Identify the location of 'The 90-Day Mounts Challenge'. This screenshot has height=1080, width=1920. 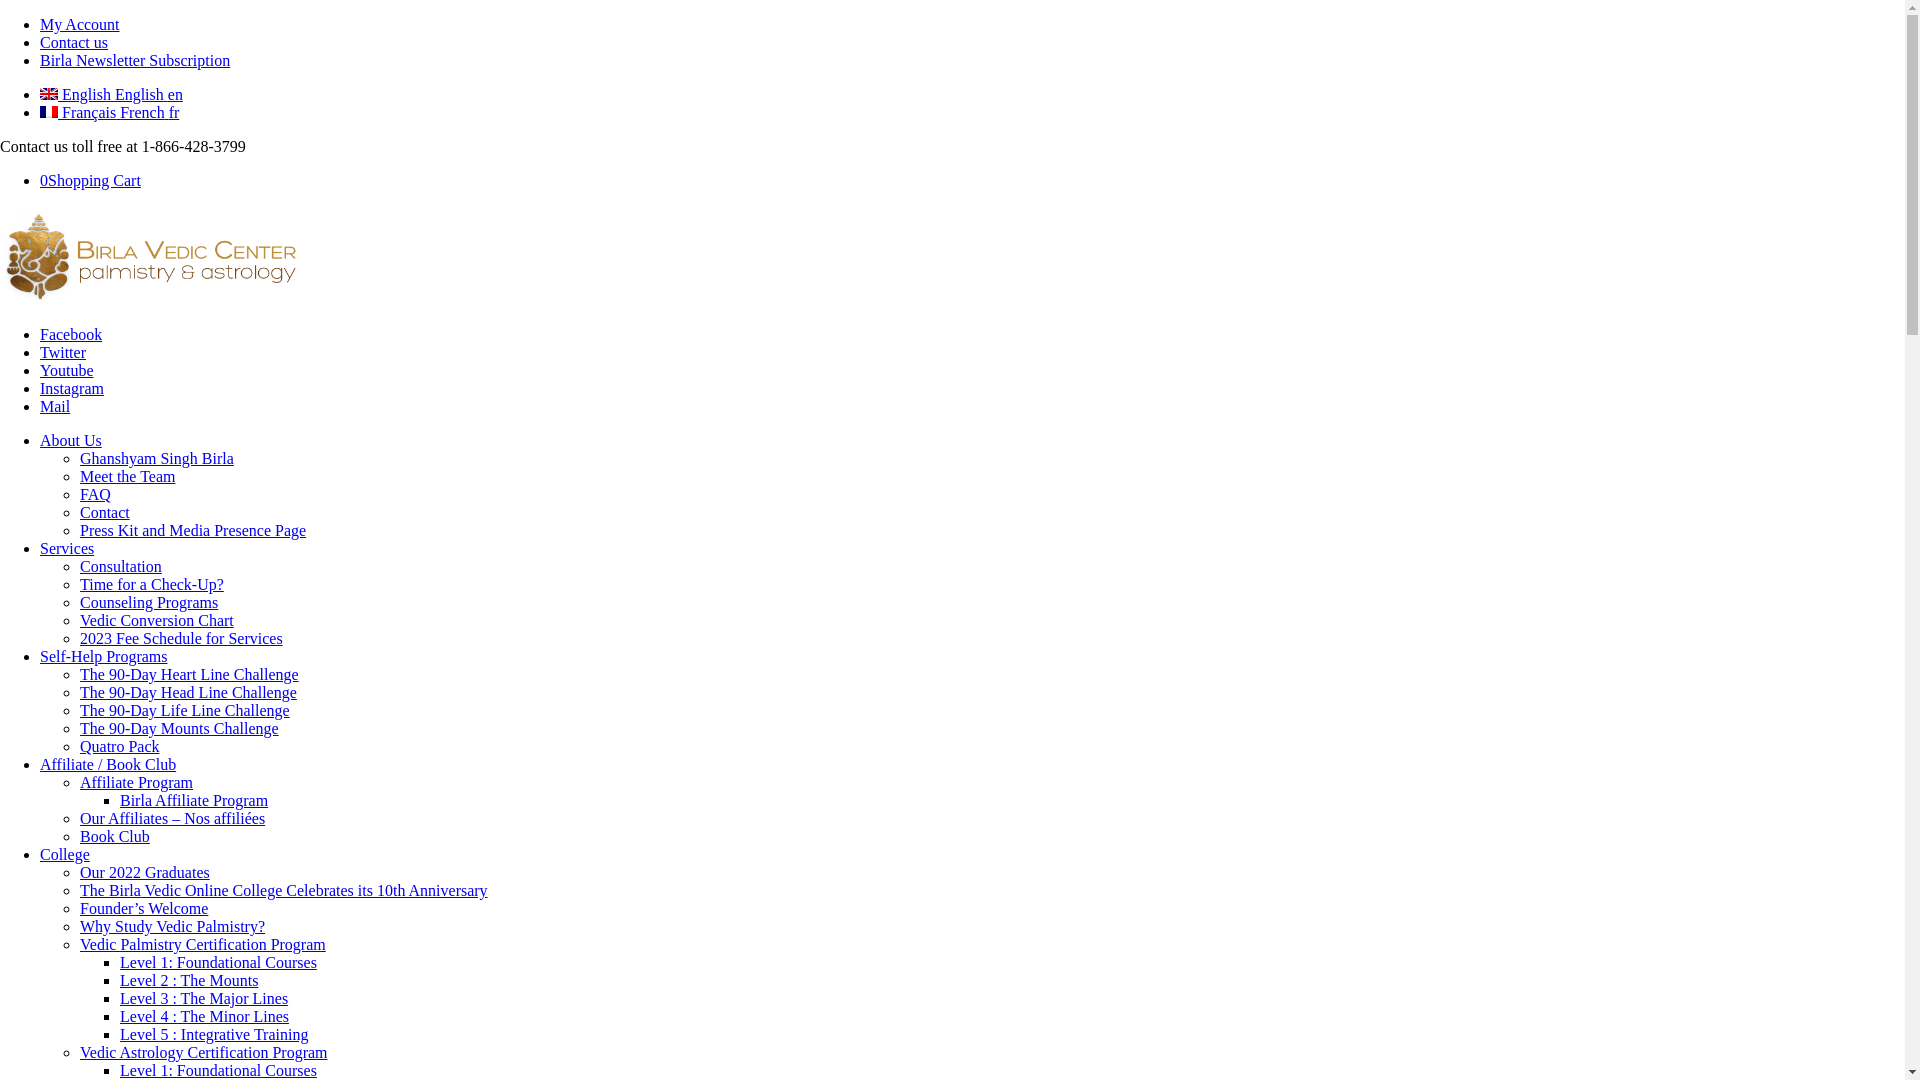
(179, 728).